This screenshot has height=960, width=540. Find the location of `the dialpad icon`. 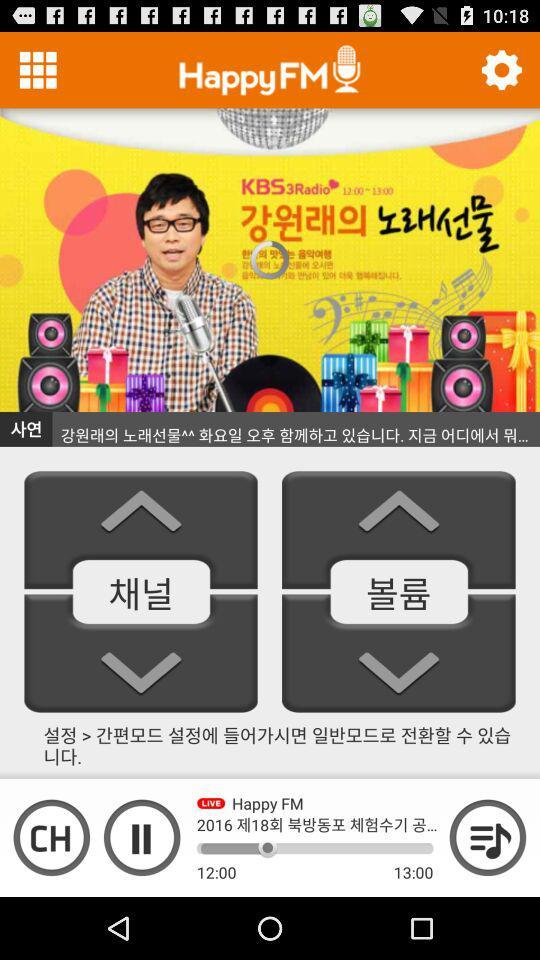

the dialpad icon is located at coordinates (38, 74).